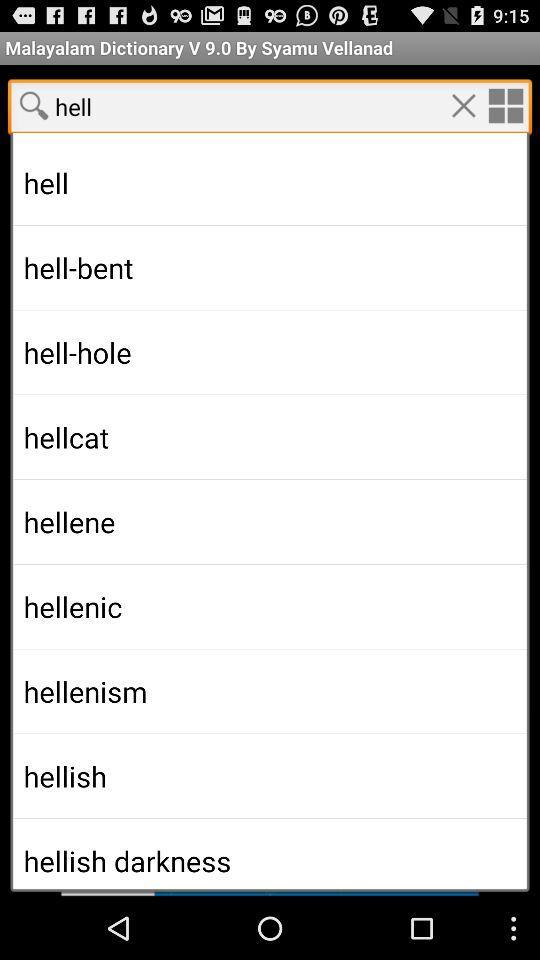 This screenshot has height=960, width=540. I want to click on scroll to next section, so click(270, 863).